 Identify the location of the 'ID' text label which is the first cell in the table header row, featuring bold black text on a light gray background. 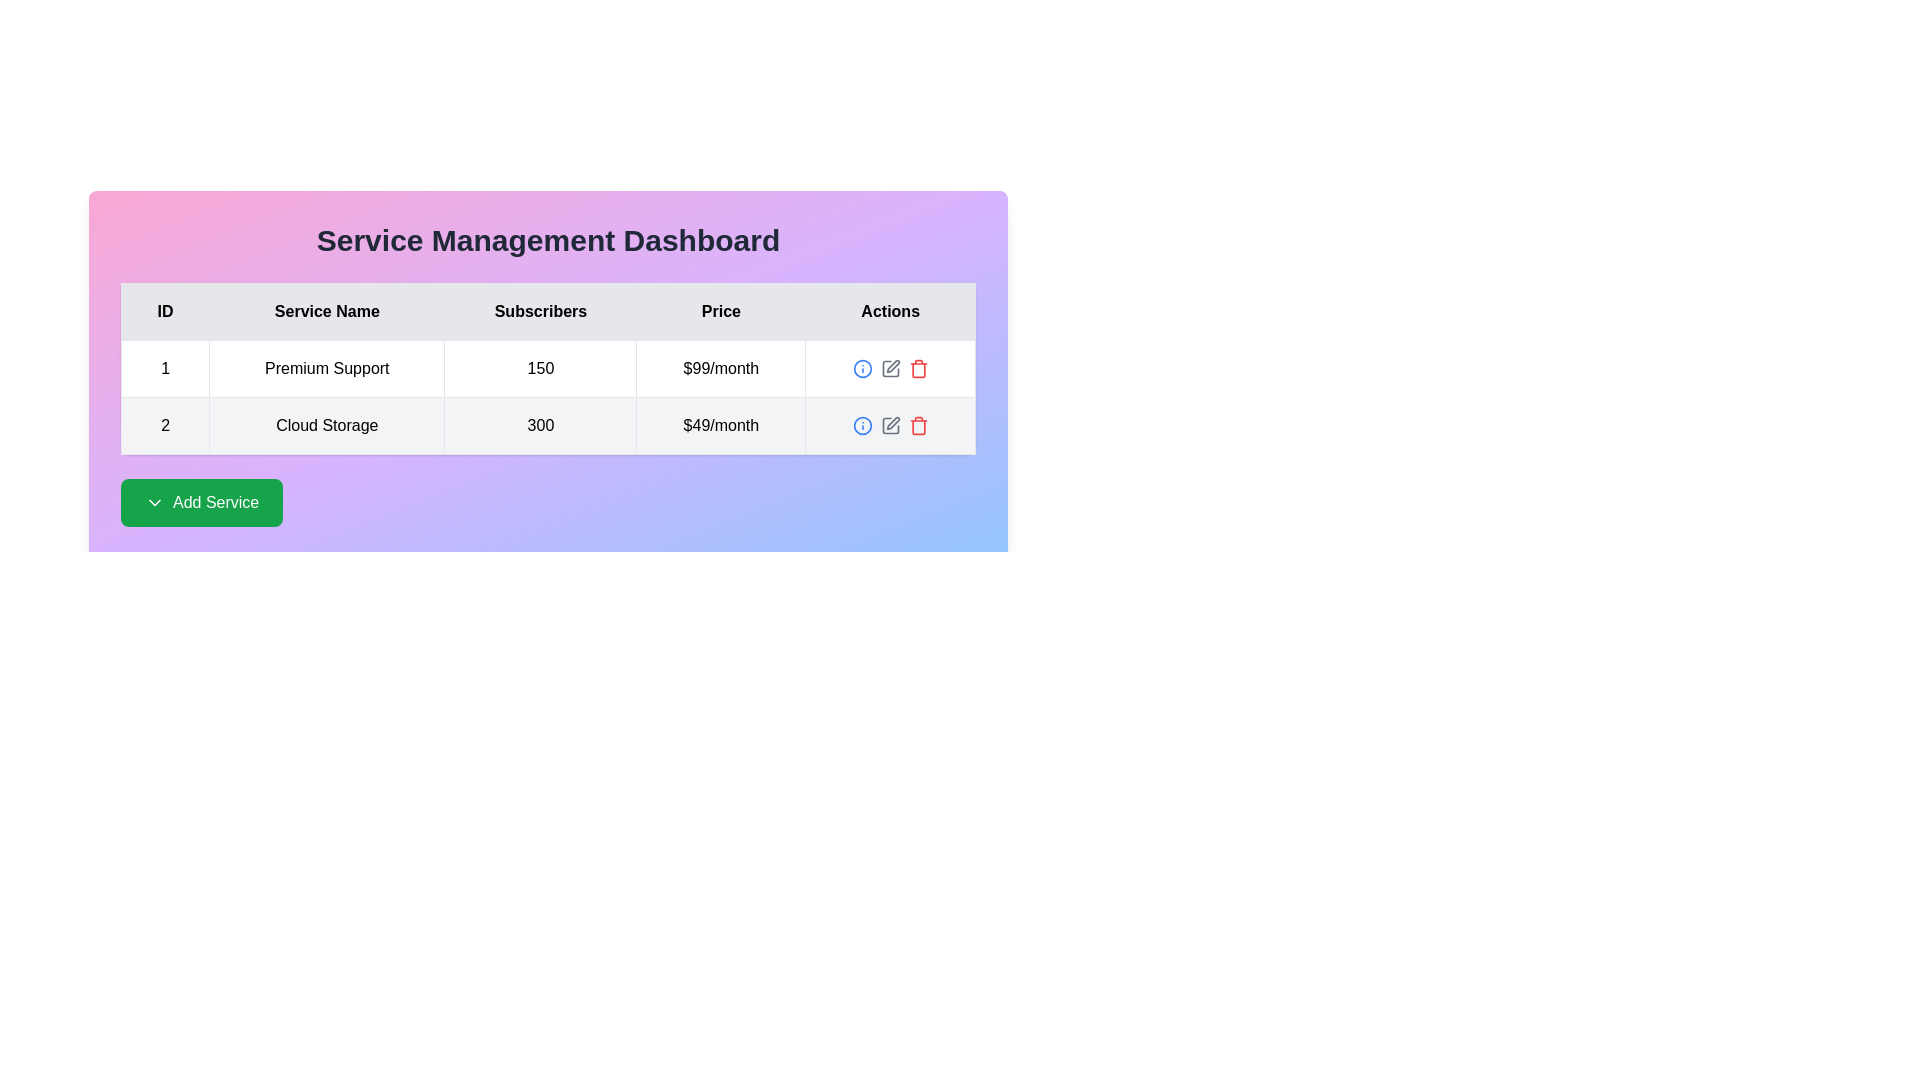
(165, 312).